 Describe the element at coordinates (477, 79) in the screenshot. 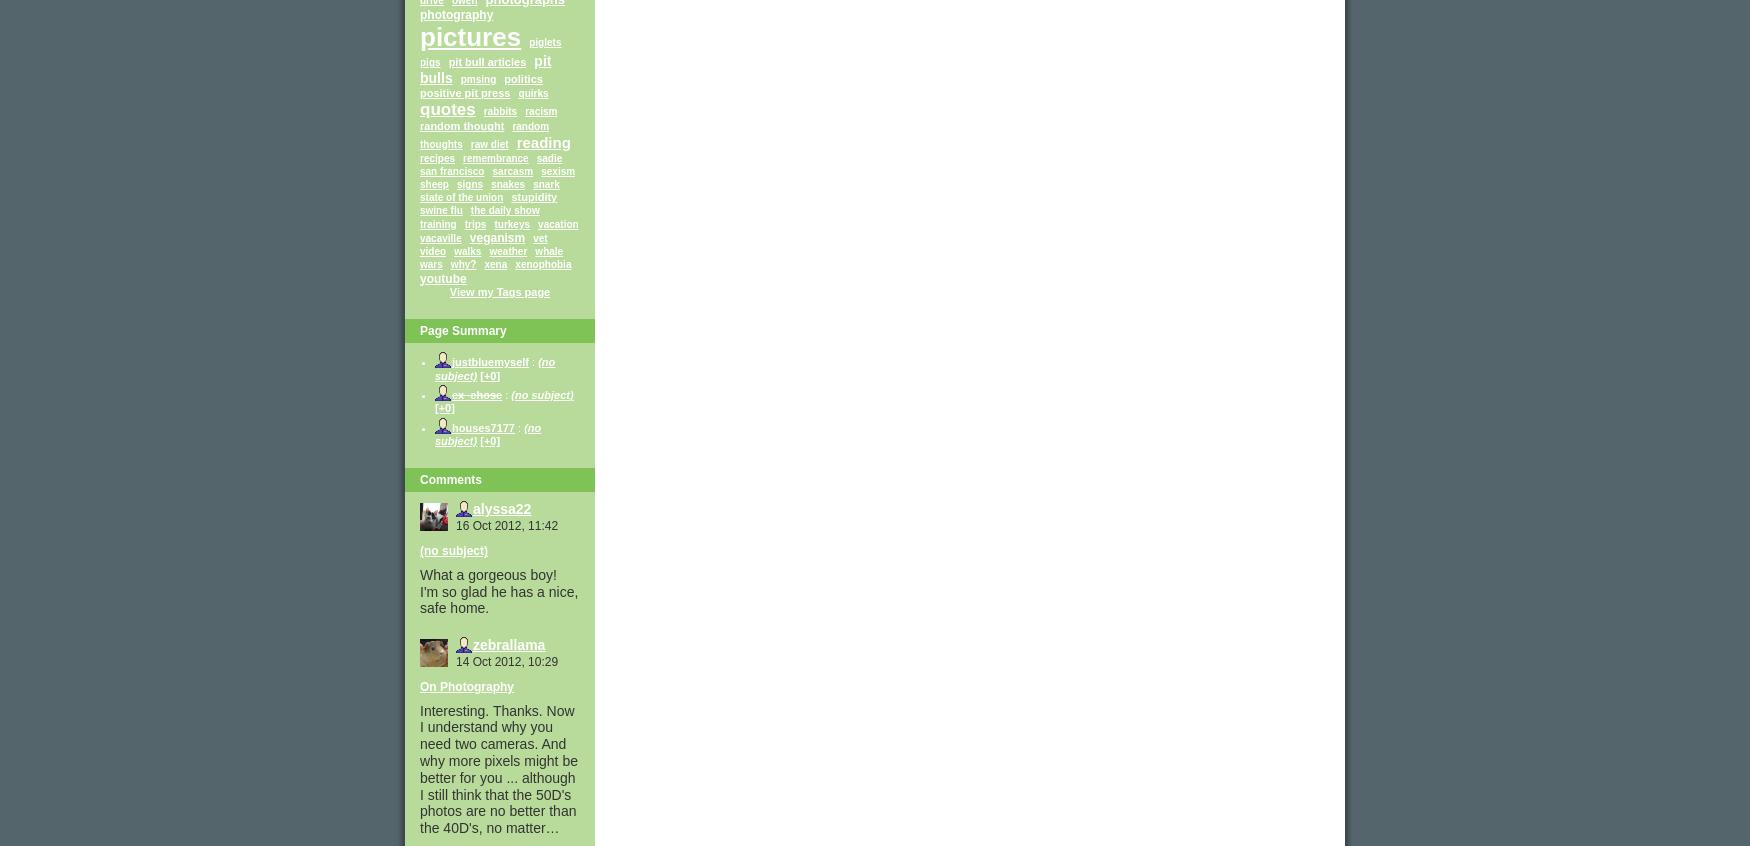

I see `'pmsing'` at that location.